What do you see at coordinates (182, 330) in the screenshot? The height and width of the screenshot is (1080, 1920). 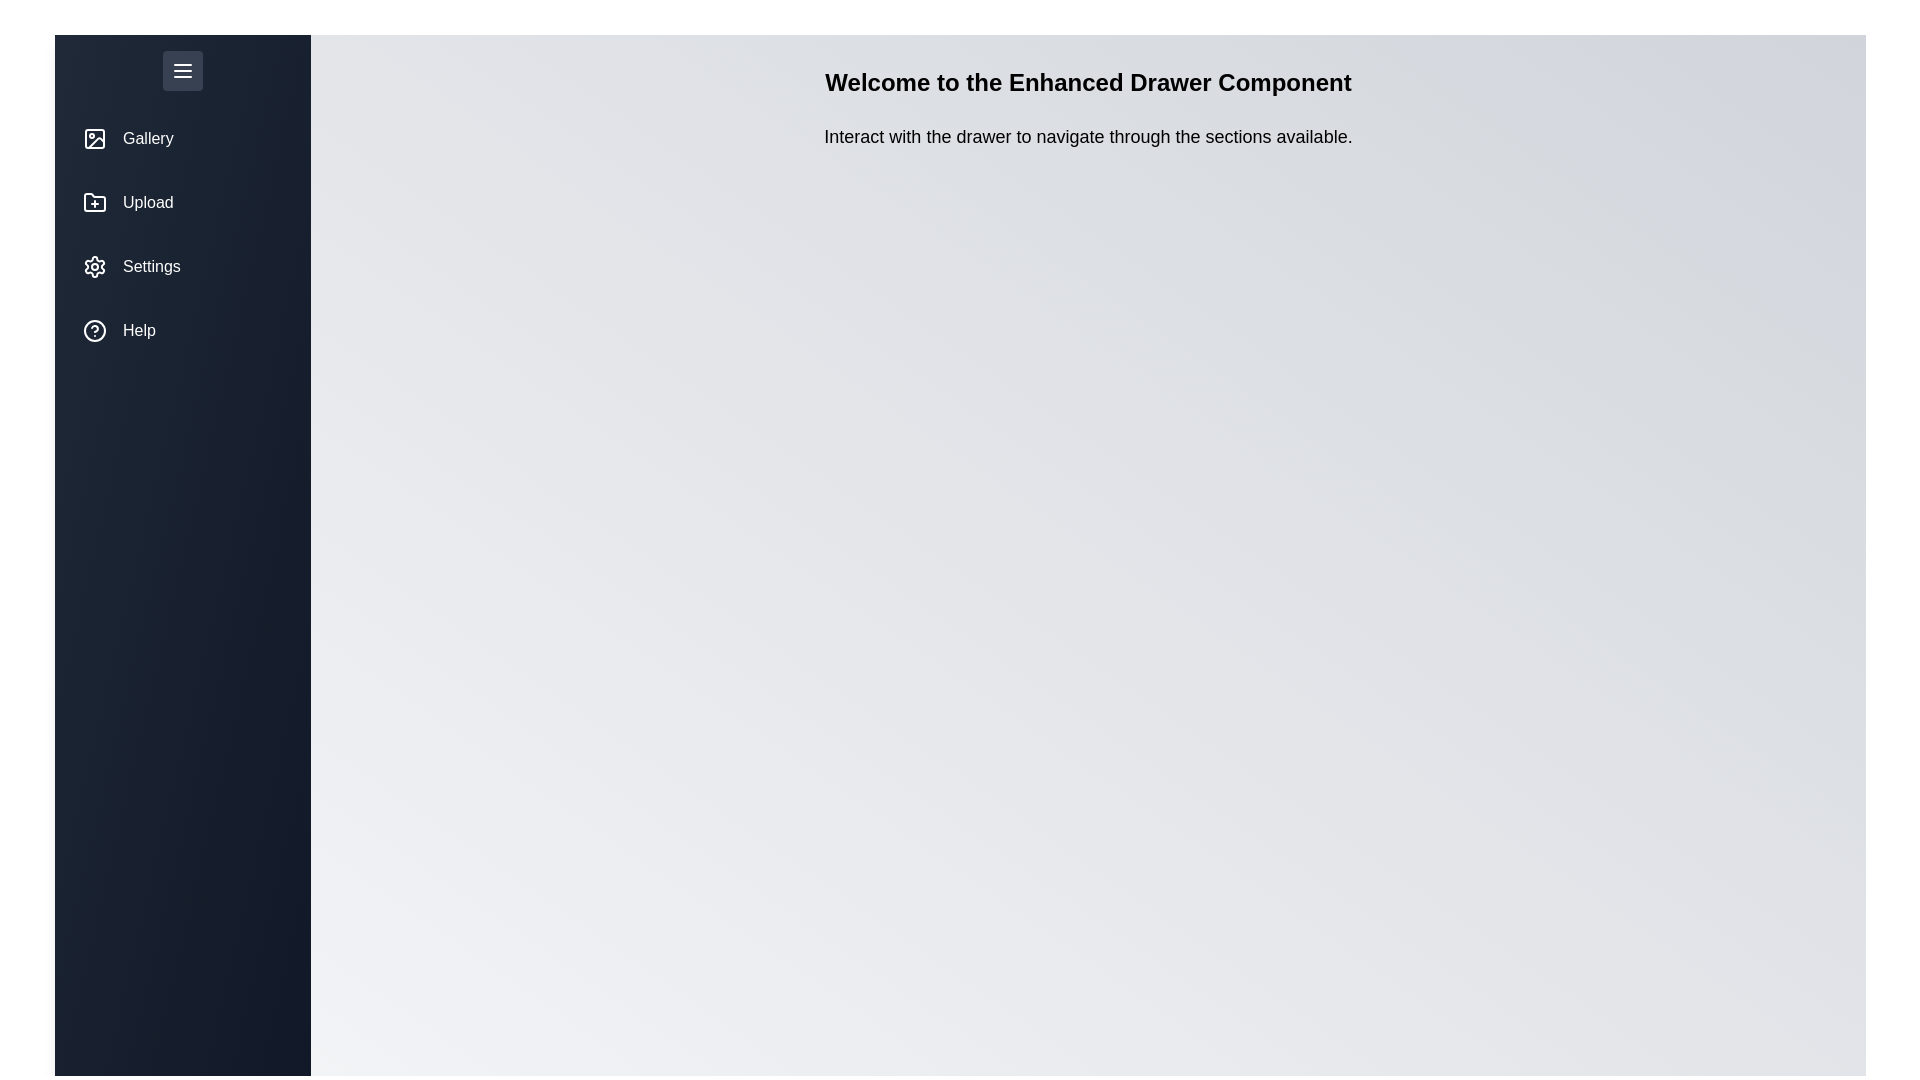 I see `the 'Help' section to navigate or interact` at bounding box center [182, 330].